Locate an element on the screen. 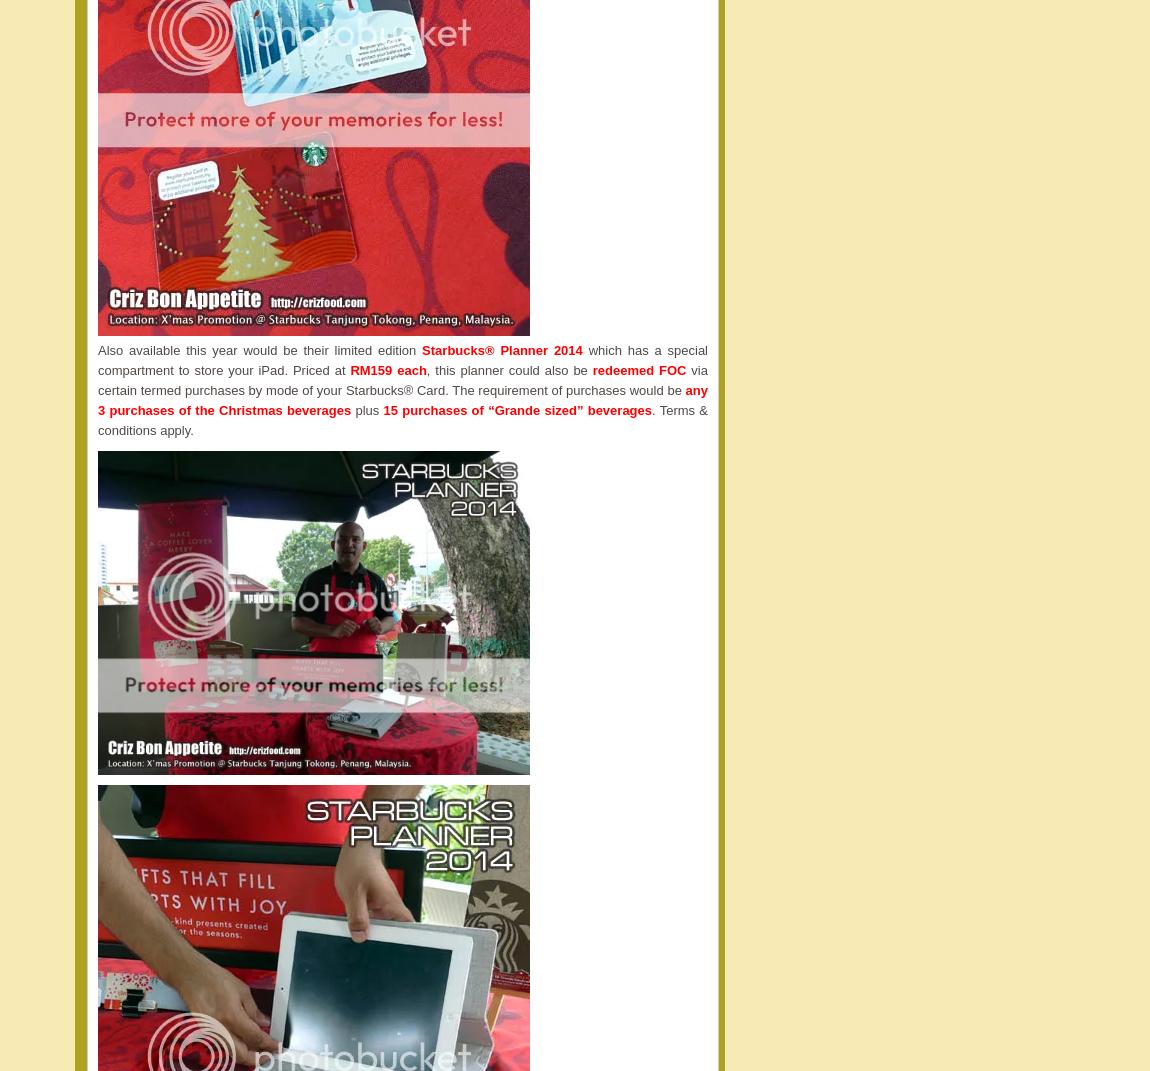  'via certain termed purchases by mode of your Starbucks® Card. The requirement of purchases would be' is located at coordinates (402, 379).